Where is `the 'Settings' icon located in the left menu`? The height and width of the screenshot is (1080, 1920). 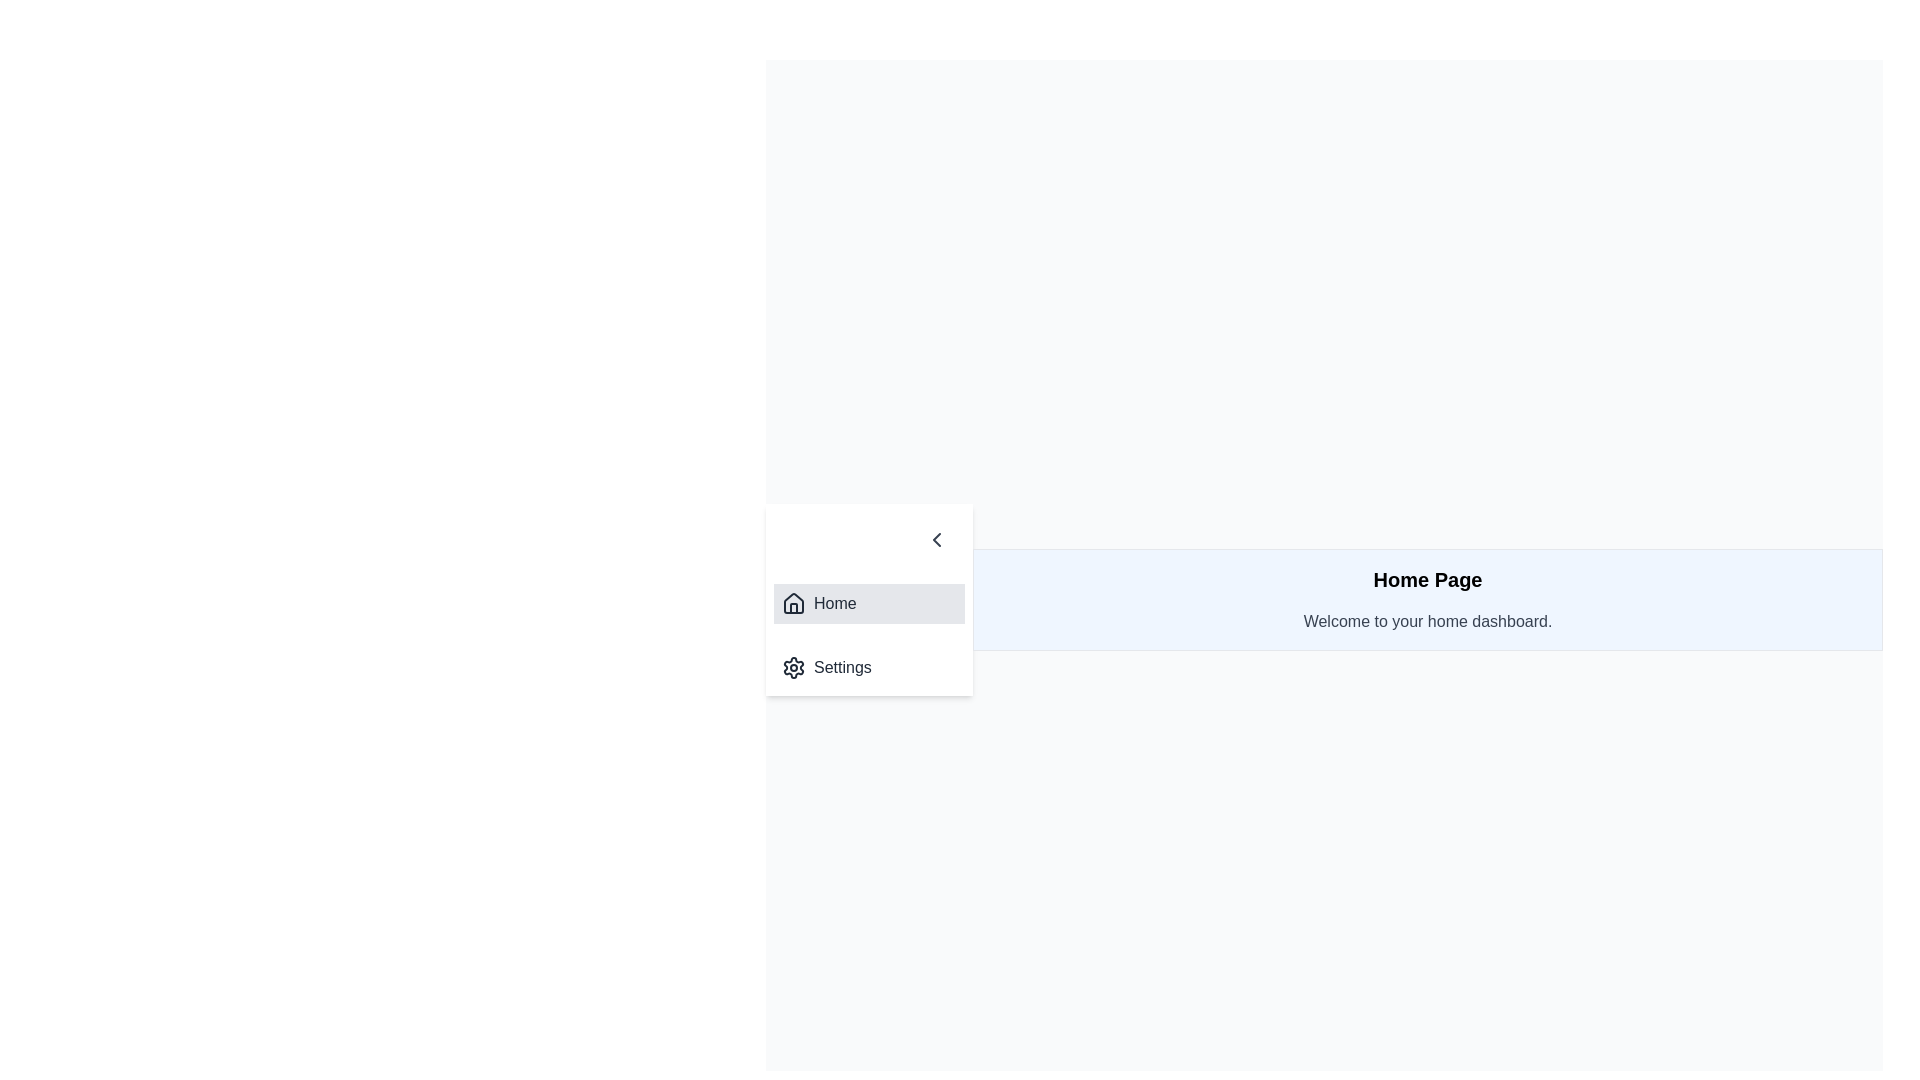
the 'Settings' icon located in the left menu is located at coordinates (792, 667).